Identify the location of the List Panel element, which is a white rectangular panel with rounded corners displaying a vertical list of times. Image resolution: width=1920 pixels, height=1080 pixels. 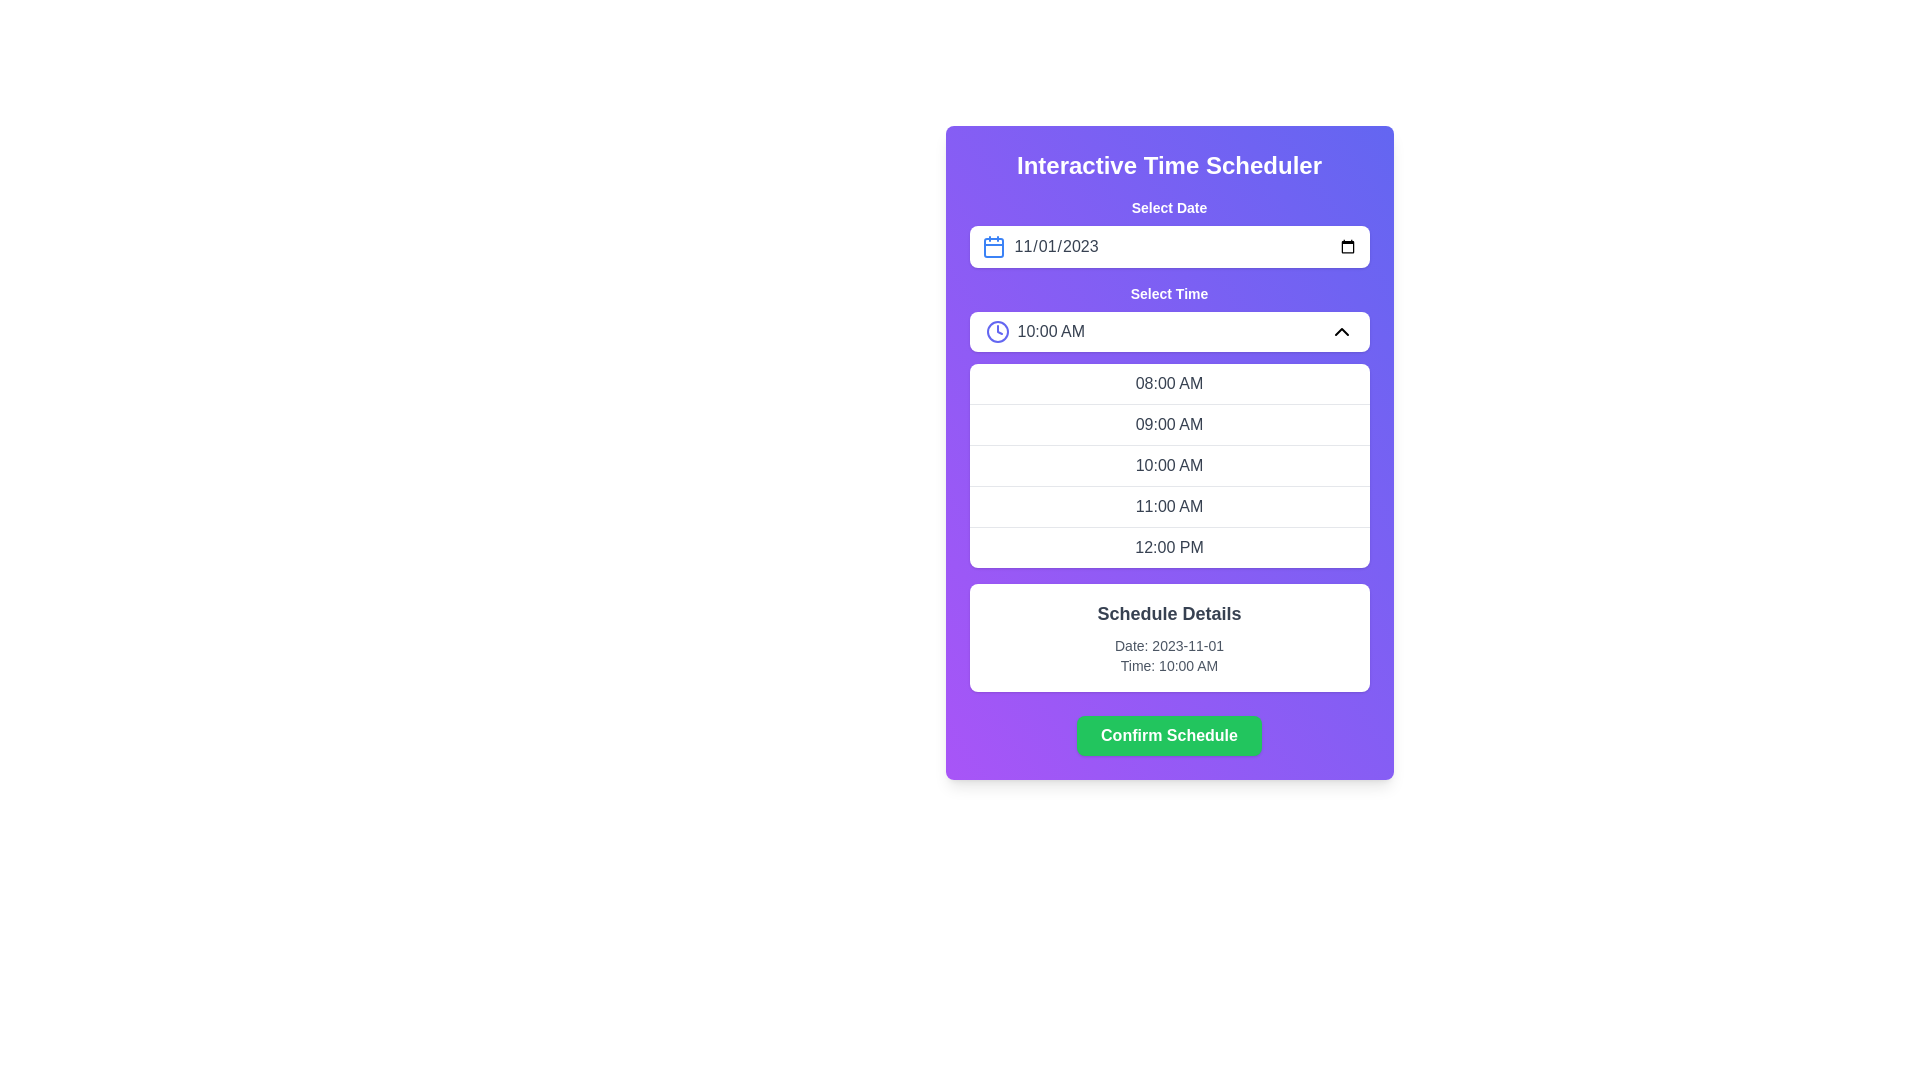
(1169, 466).